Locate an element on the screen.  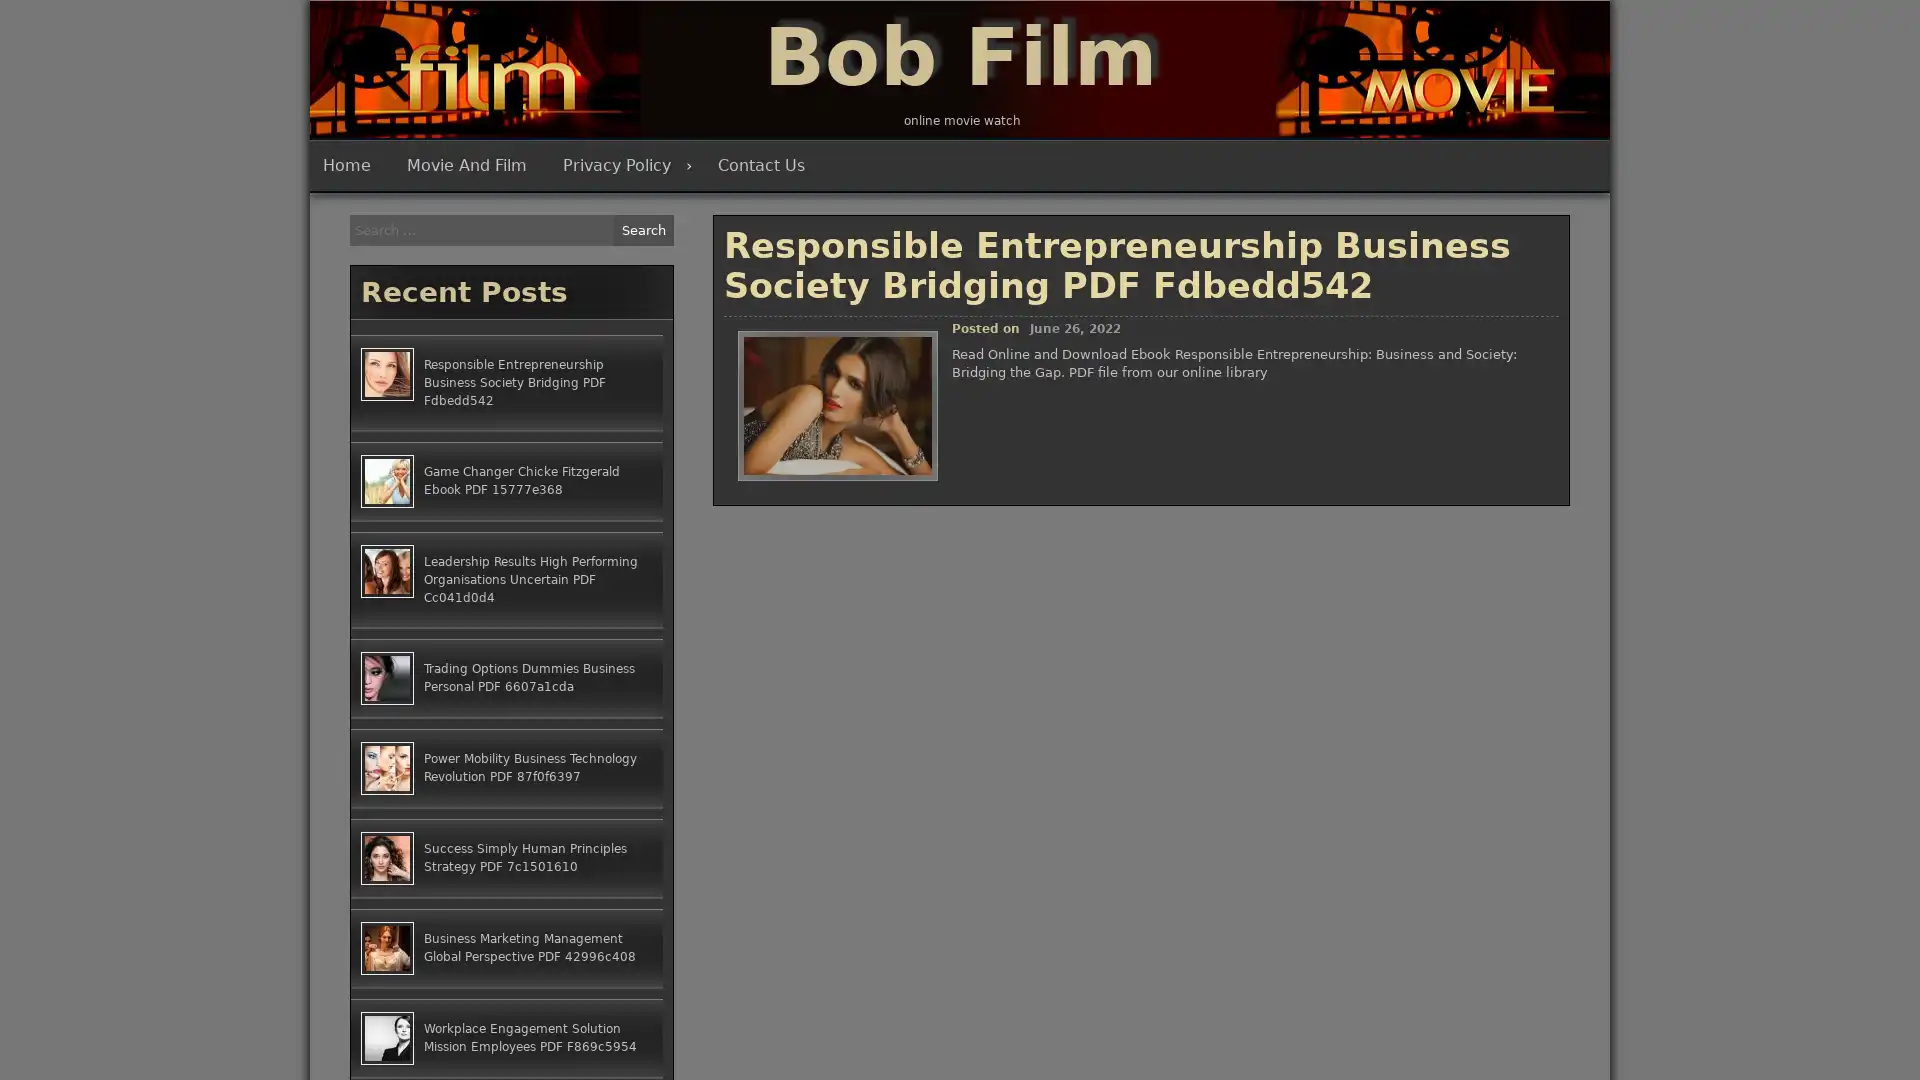
Search is located at coordinates (643, 229).